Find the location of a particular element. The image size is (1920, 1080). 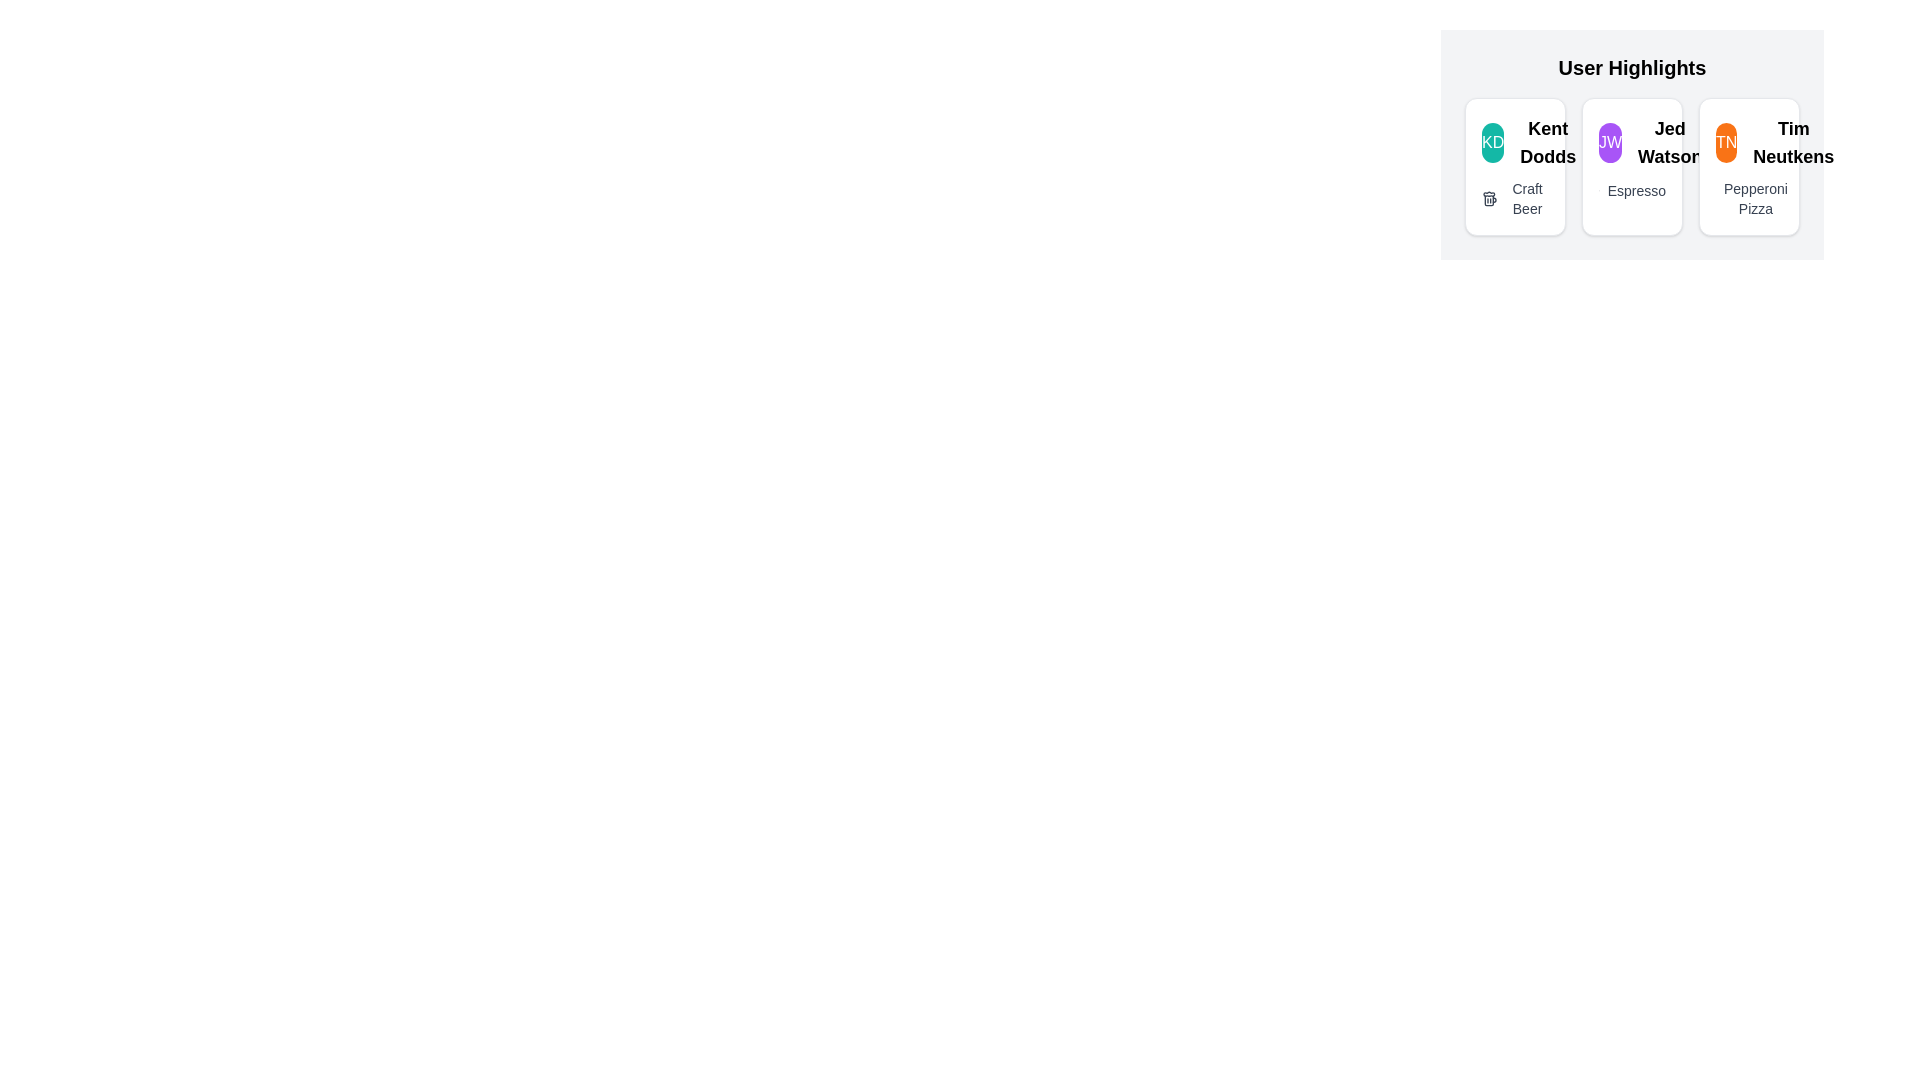

the middle card of the 'User Highlights' panel, which features the initials badge 'JW', name 'Jed Watson', and description 'Espresso' is located at coordinates (1632, 144).